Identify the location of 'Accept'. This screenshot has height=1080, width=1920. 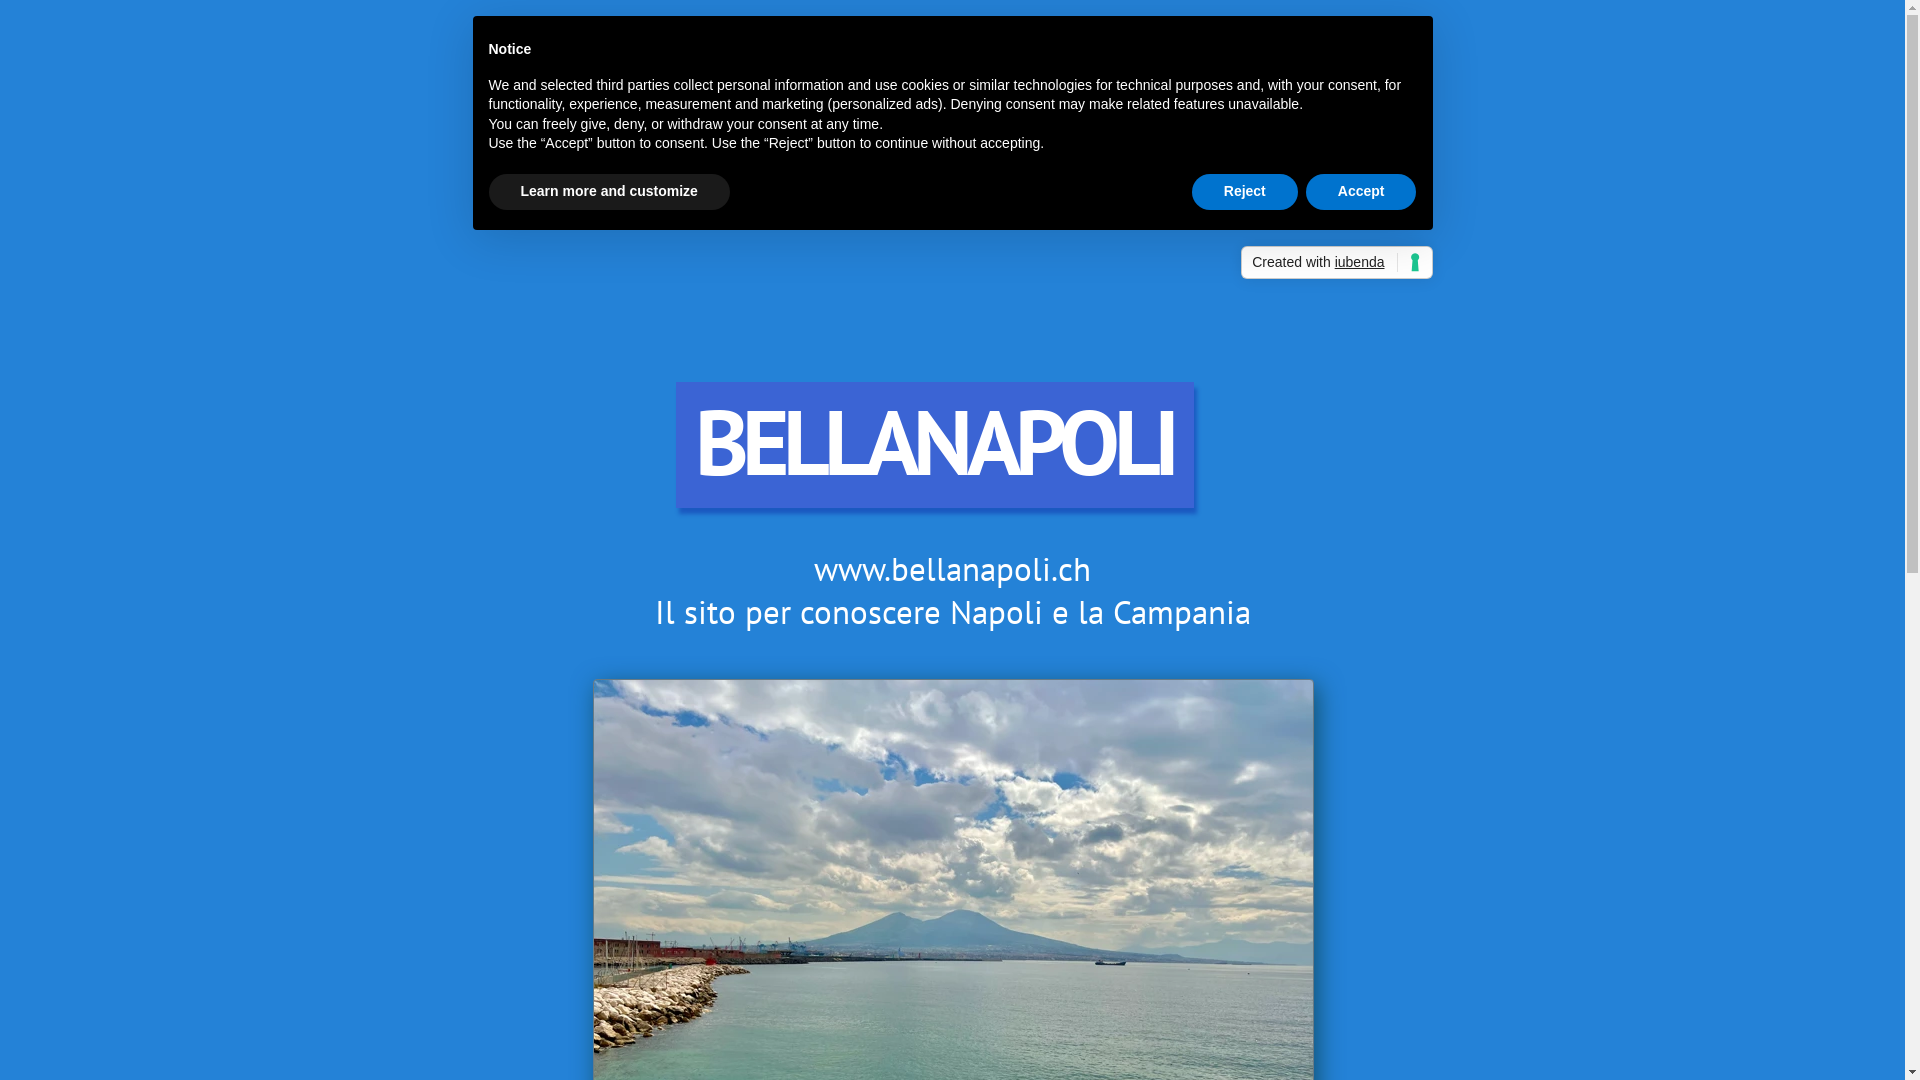
(1360, 192).